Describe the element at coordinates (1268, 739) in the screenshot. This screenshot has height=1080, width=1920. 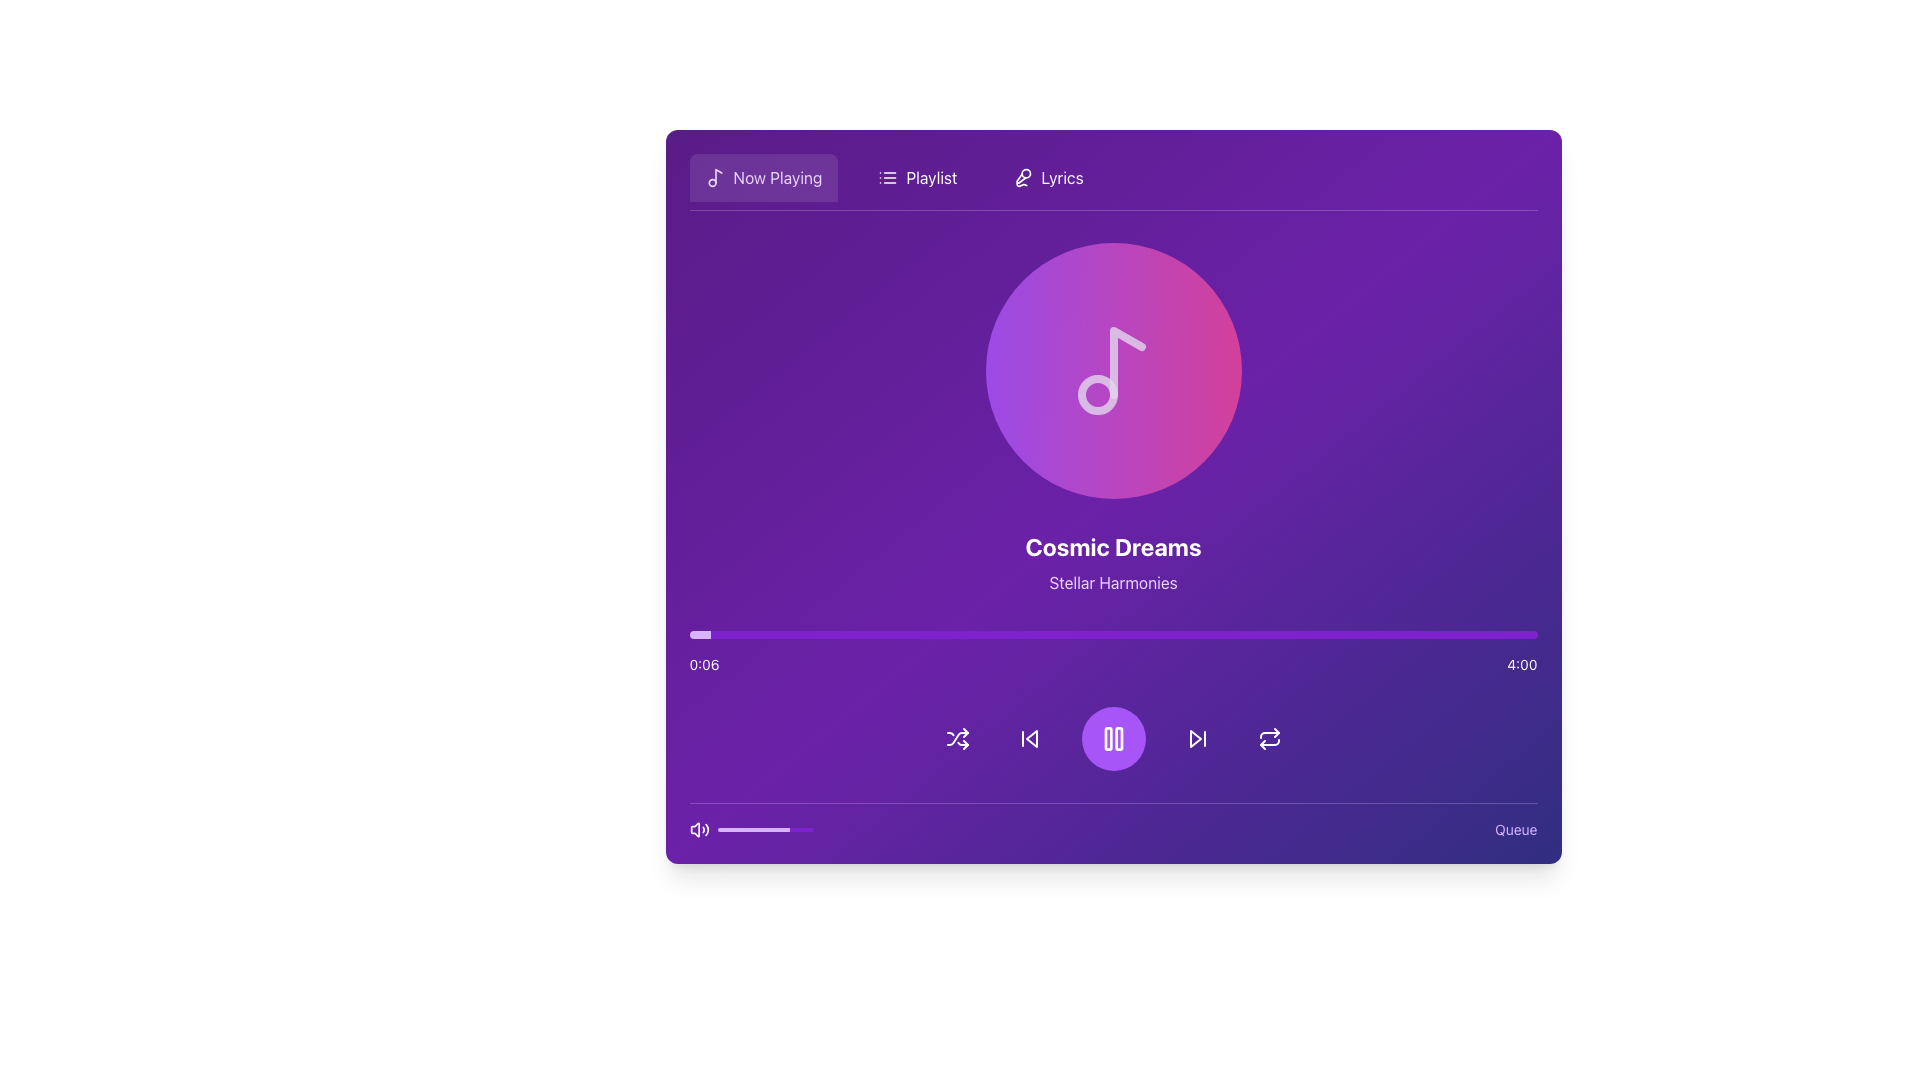
I see `the repeat button, which is the last interactive element in the row of buttons beneath the media progress bar` at that location.